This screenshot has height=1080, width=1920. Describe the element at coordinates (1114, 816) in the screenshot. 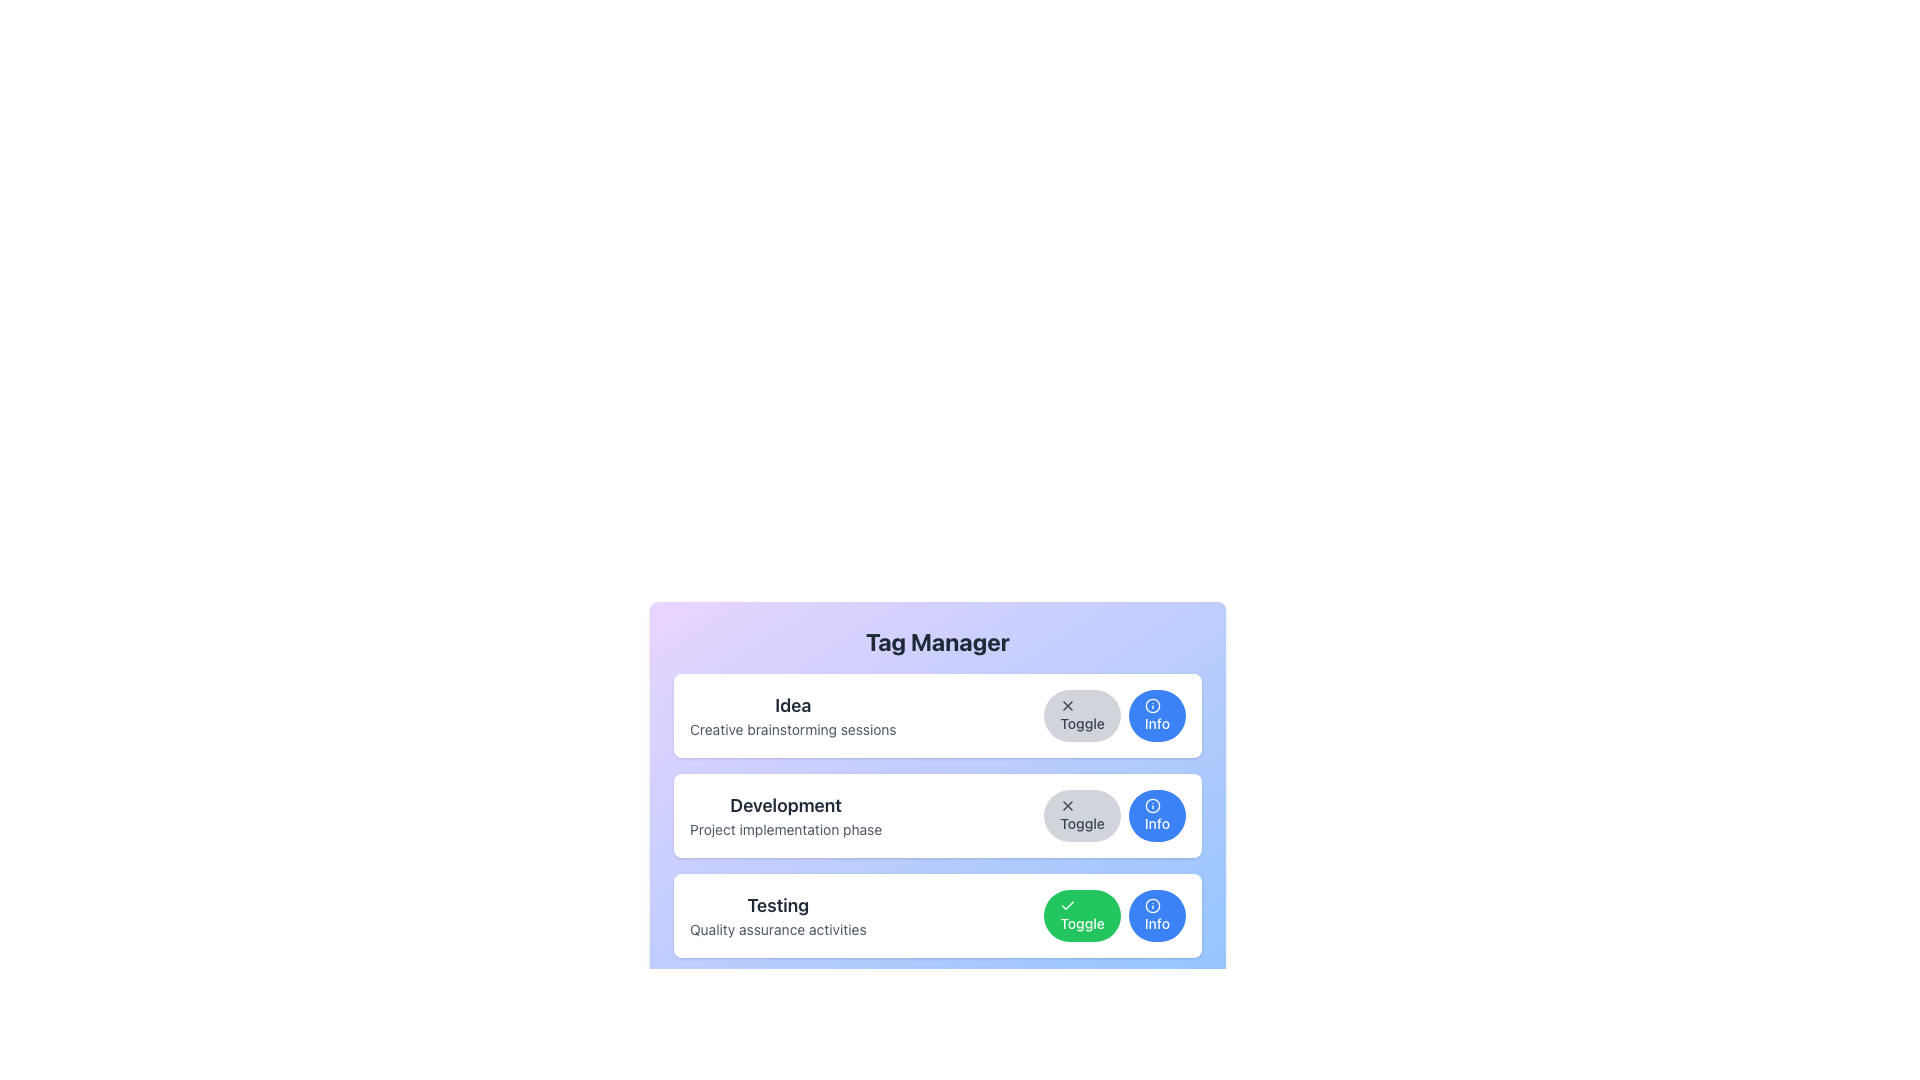

I see `the buttons in the 'Development' button group, which includes a 'Toggle' button and an 'Info' button` at that location.